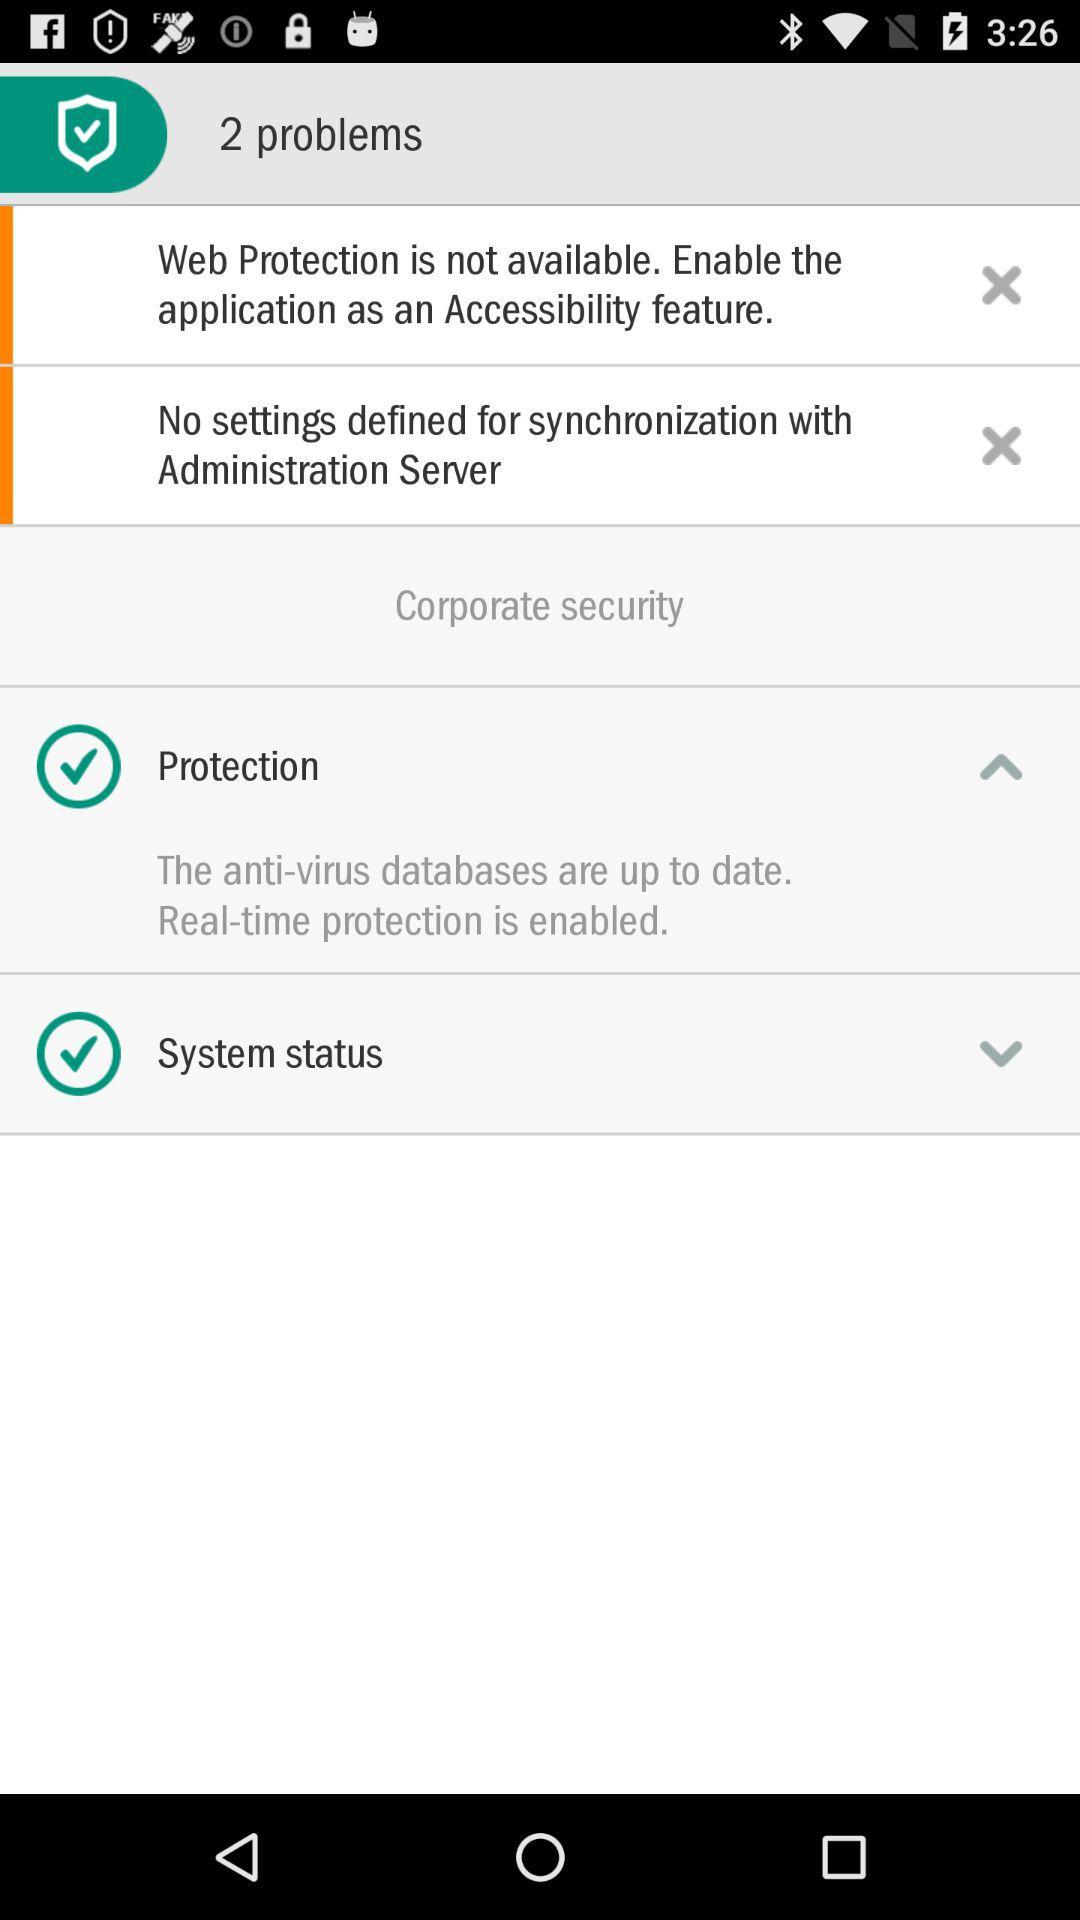  What do you see at coordinates (1001, 444) in the screenshot?
I see `no settings problem notification` at bounding box center [1001, 444].